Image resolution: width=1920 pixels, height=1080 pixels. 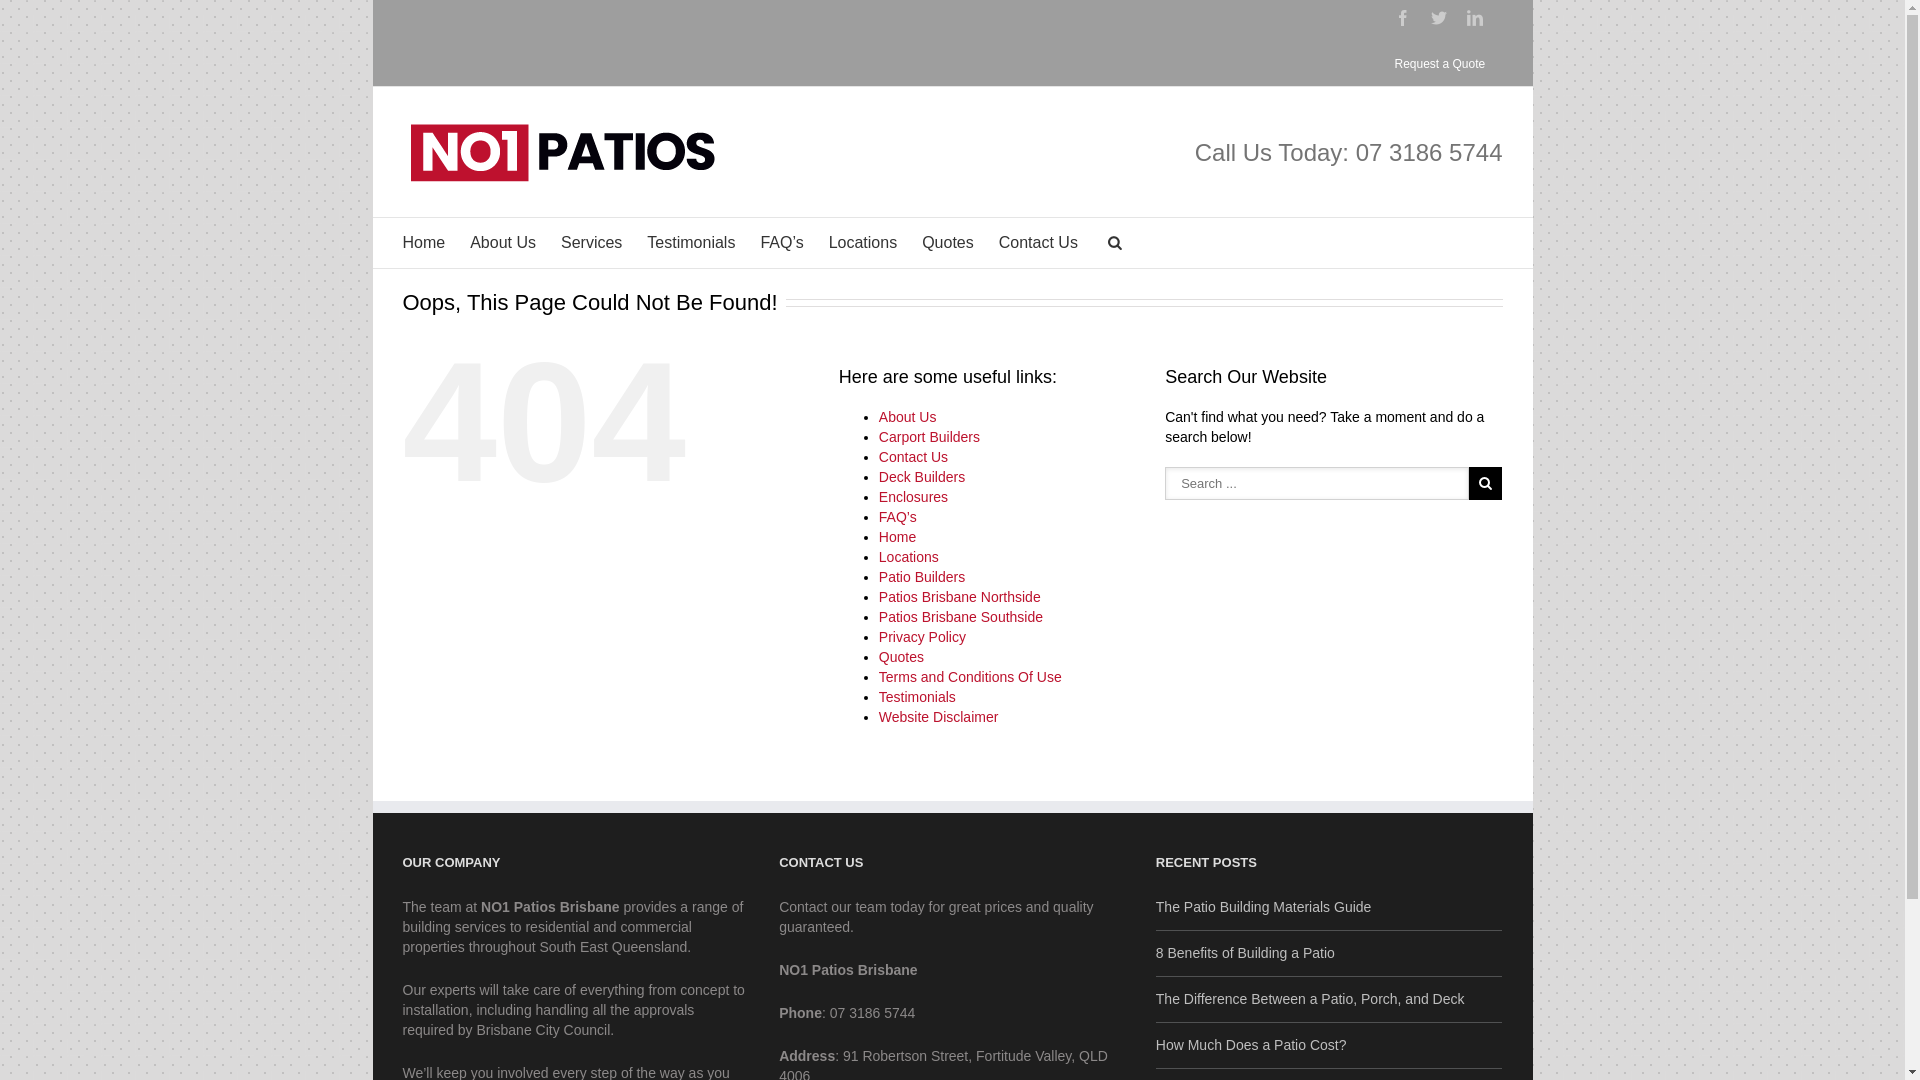 I want to click on 'Linkedin', so click(x=1465, y=18).